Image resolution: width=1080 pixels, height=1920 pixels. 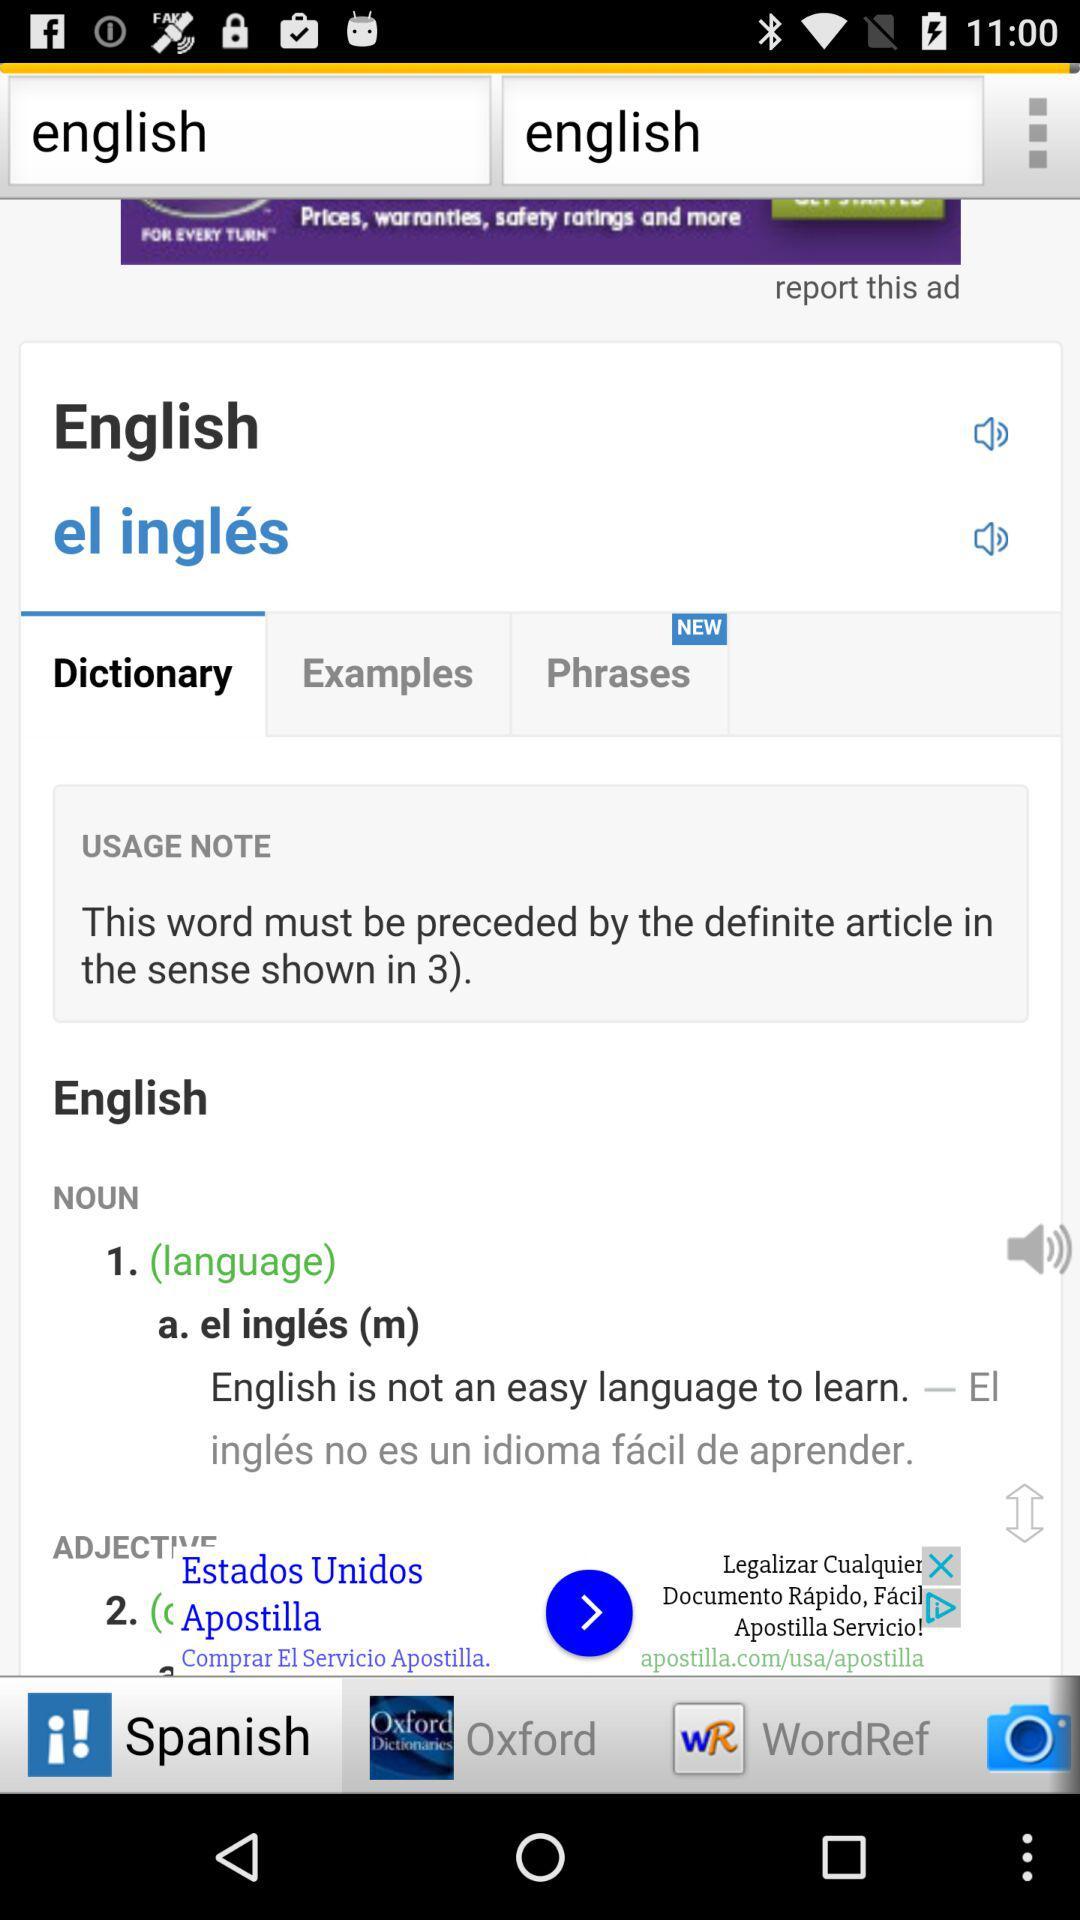 What do you see at coordinates (1036, 1246) in the screenshot?
I see `read definition aloud` at bounding box center [1036, 1246].